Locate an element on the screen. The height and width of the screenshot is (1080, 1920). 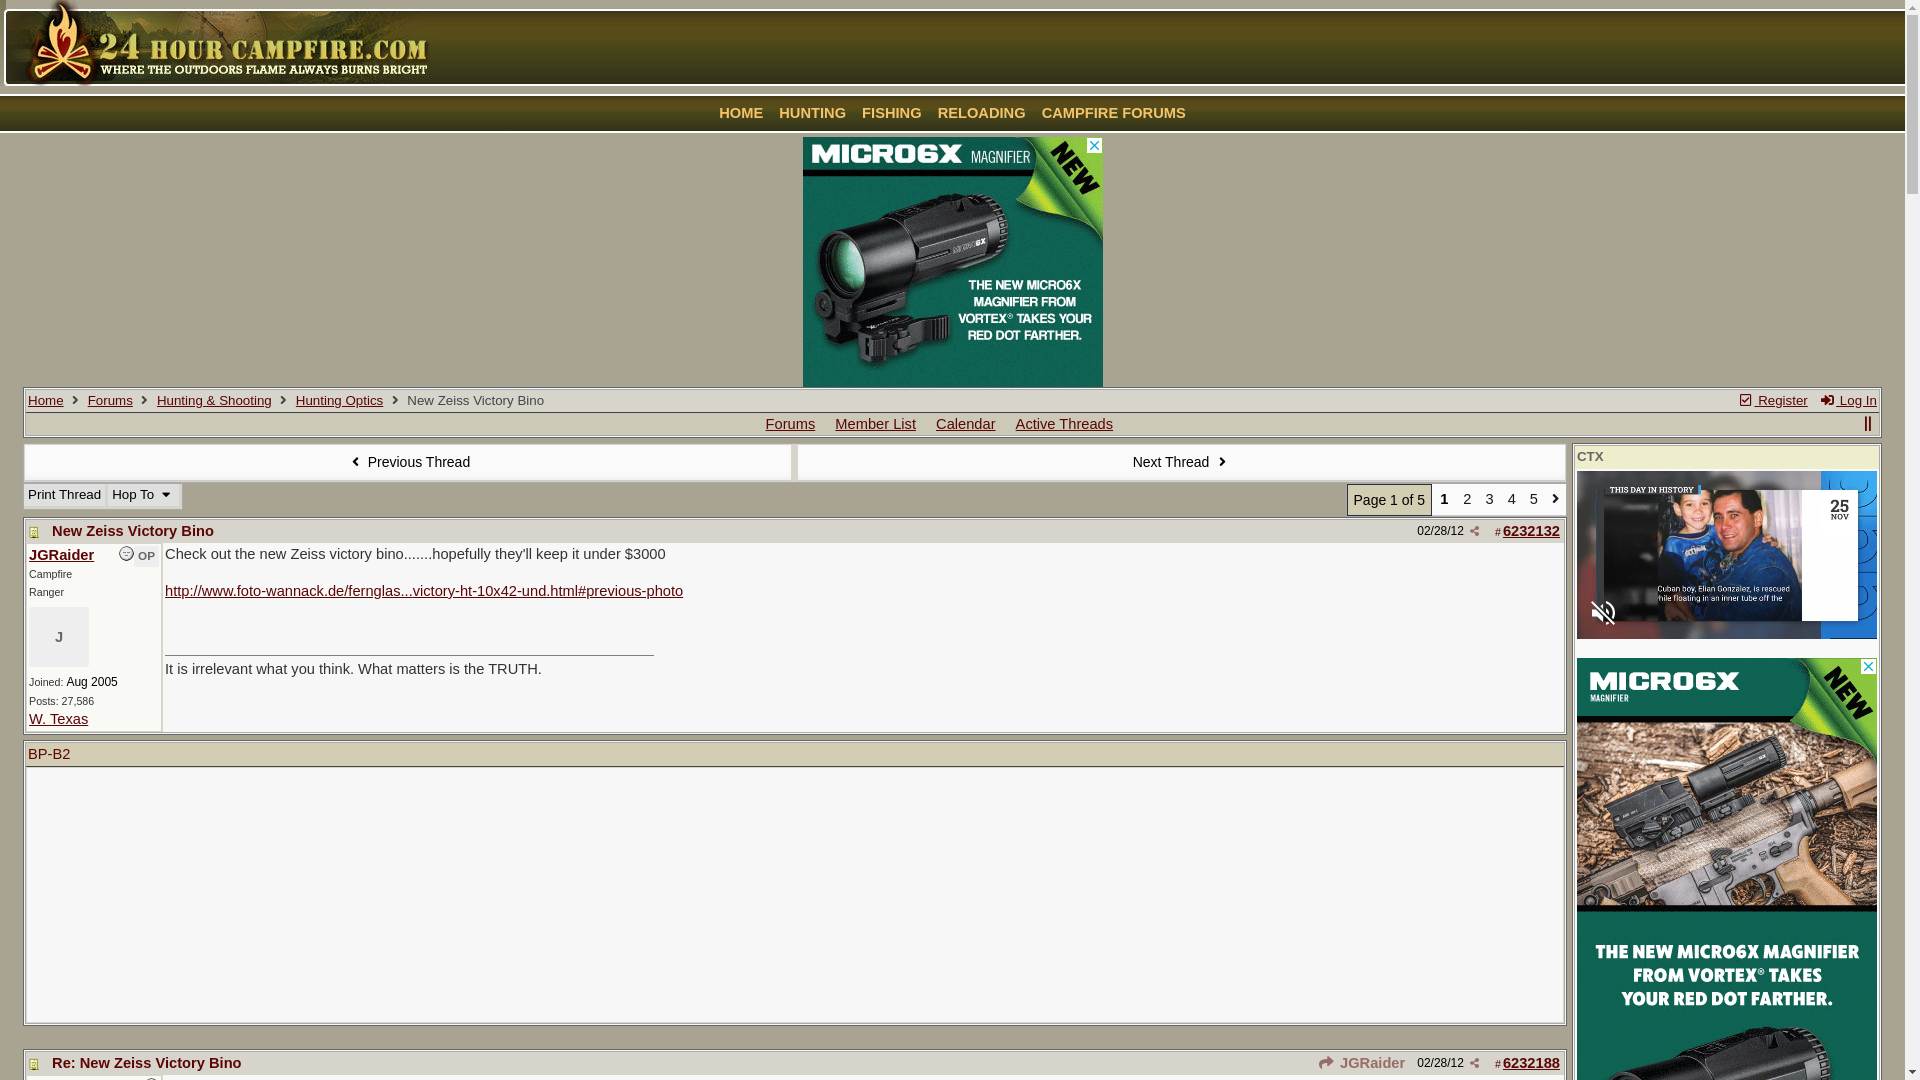
'Register' is located at coordinates (1772, 400).